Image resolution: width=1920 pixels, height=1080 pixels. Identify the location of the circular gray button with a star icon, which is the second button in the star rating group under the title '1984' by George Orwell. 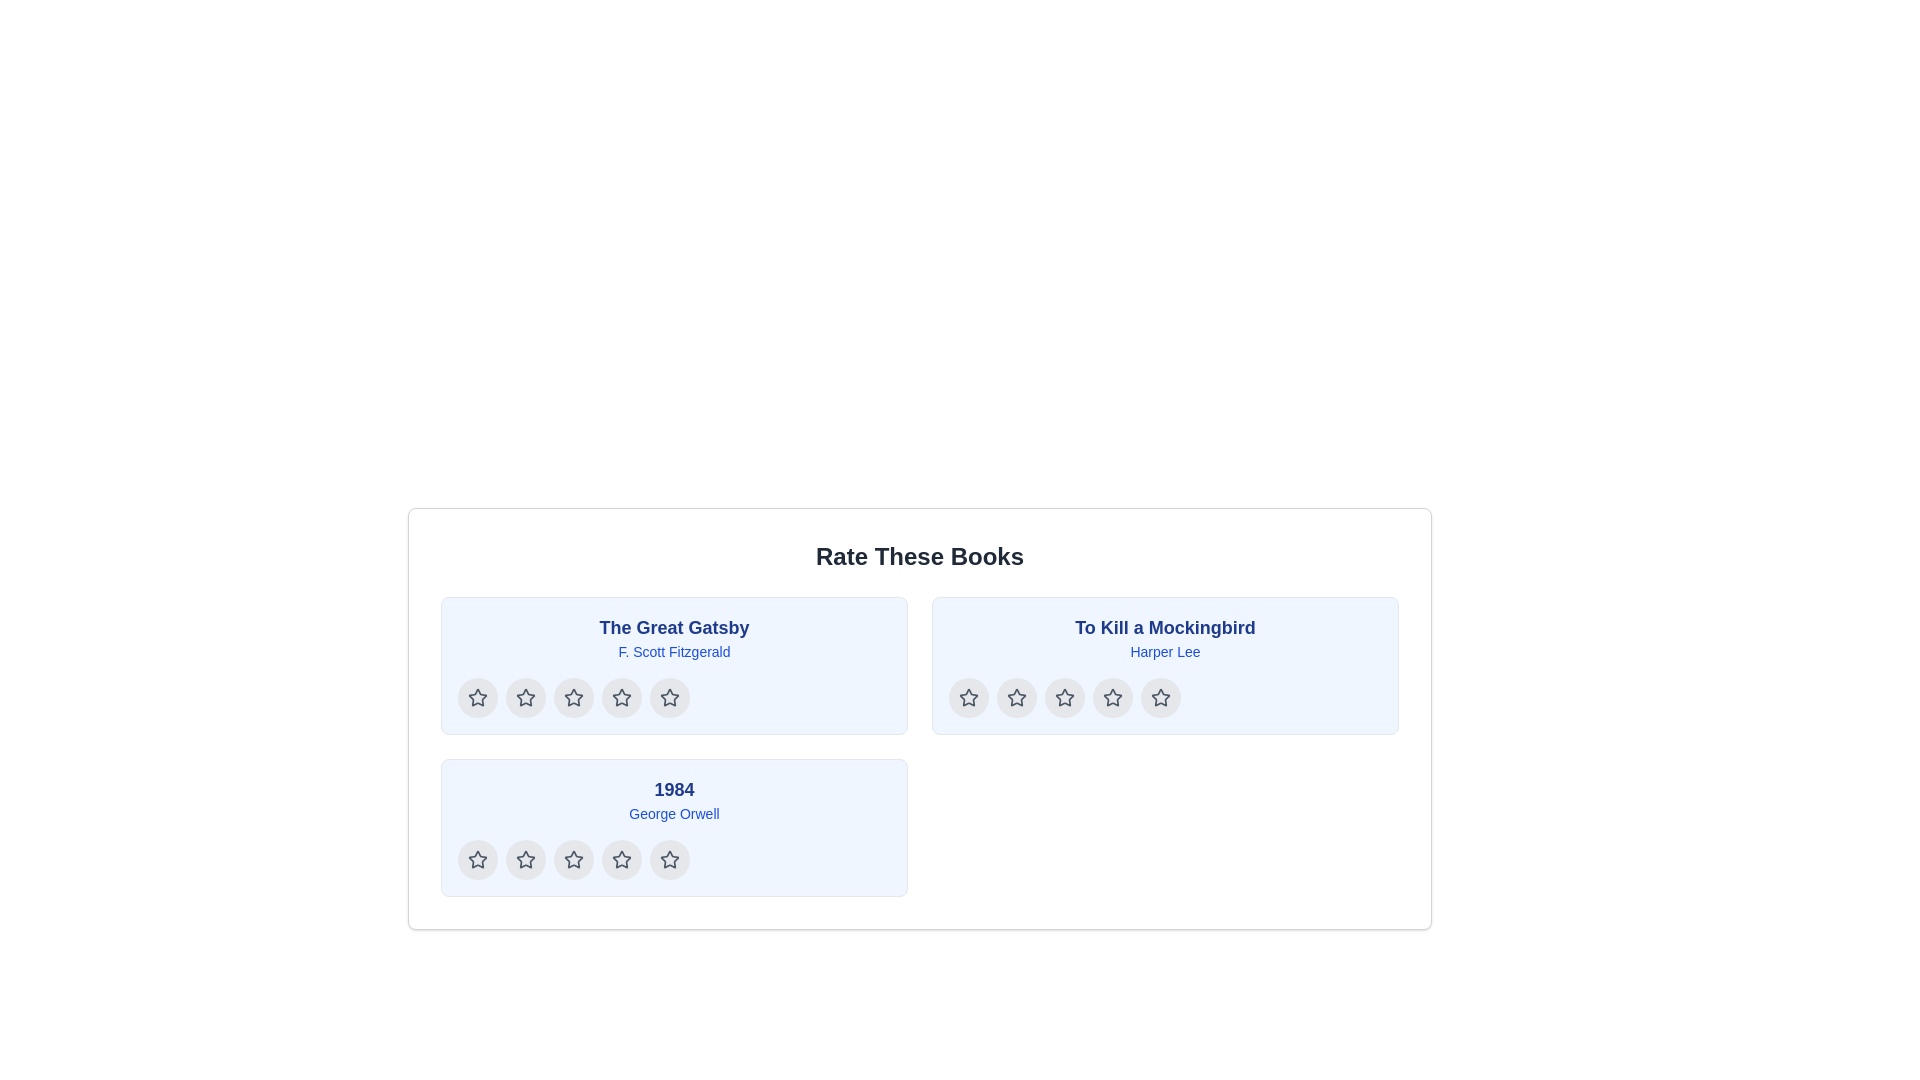
(526, 859).